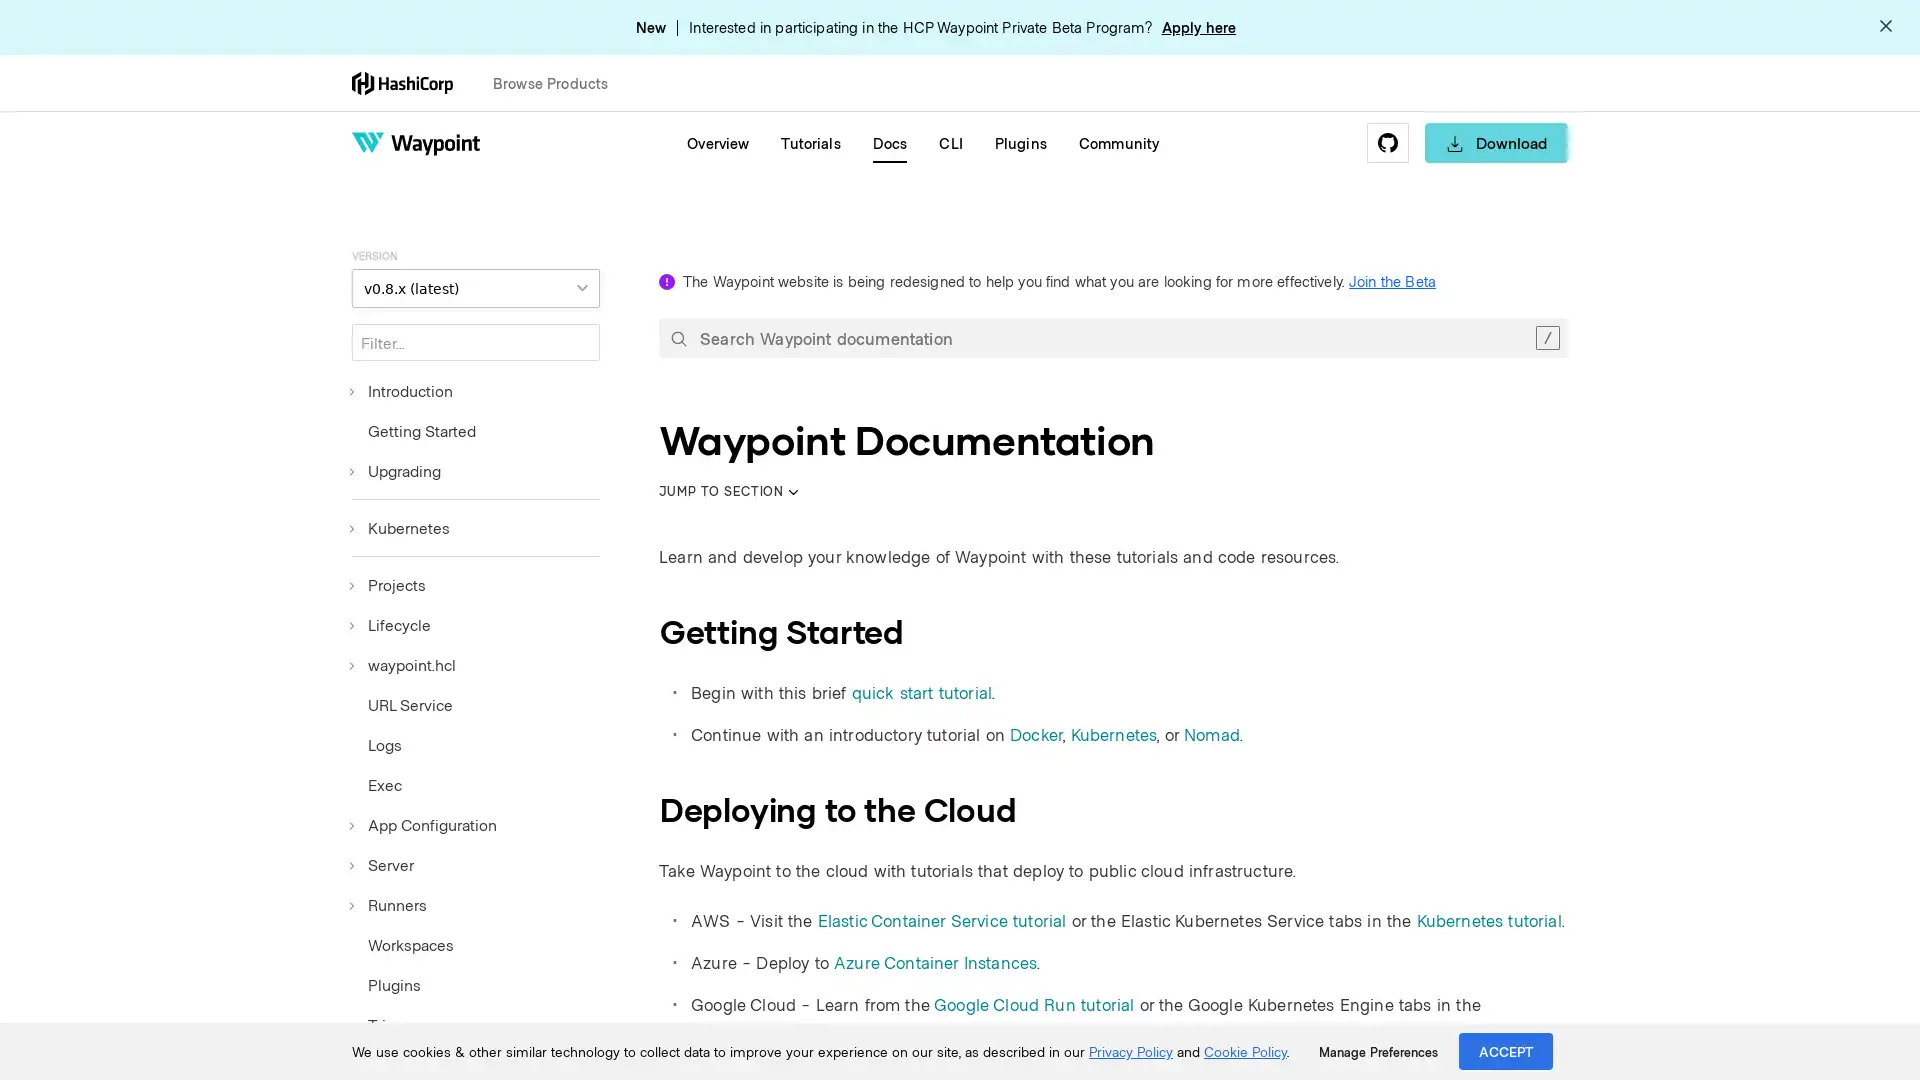  Describe the element at coordinates (1546, 337) in the screenshot. I see `Clear the search query.` at that location.